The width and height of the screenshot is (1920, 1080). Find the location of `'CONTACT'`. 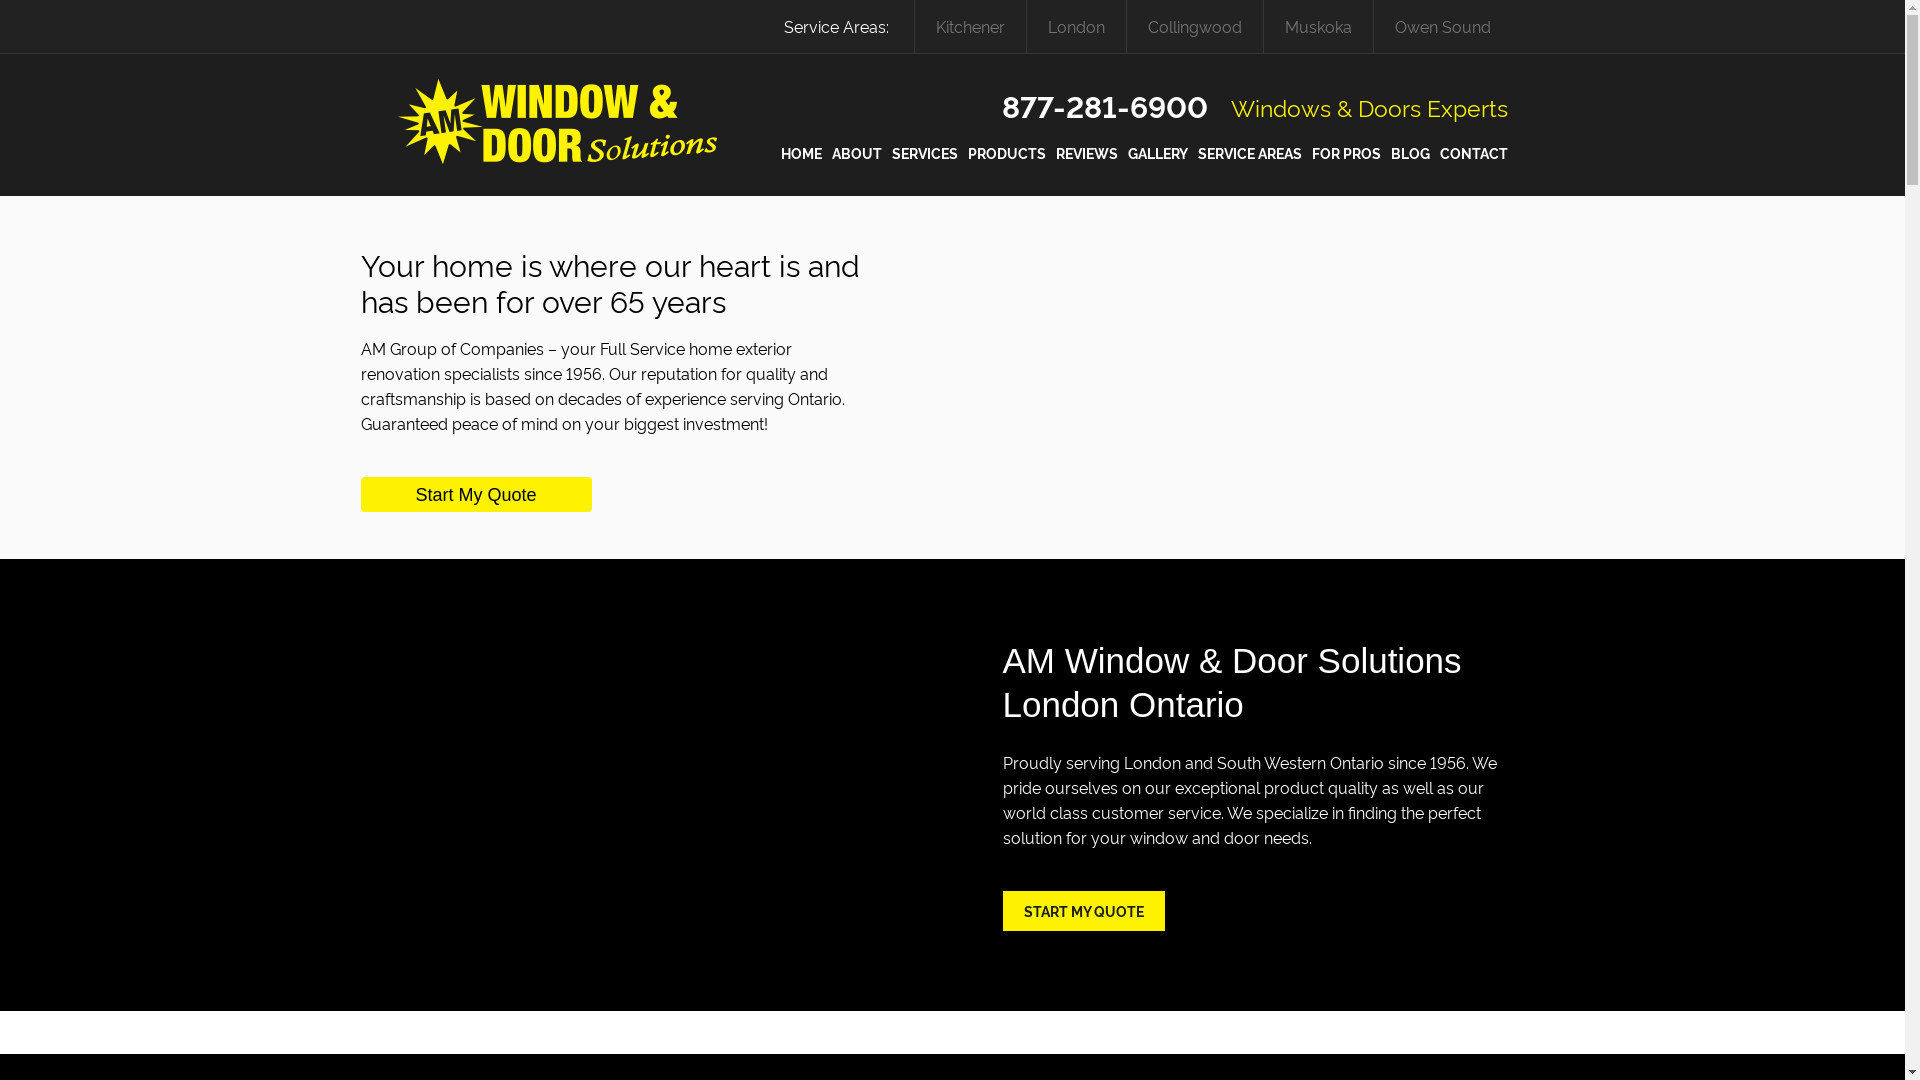

'CONTACT' is located at coordinates (1473, 152).